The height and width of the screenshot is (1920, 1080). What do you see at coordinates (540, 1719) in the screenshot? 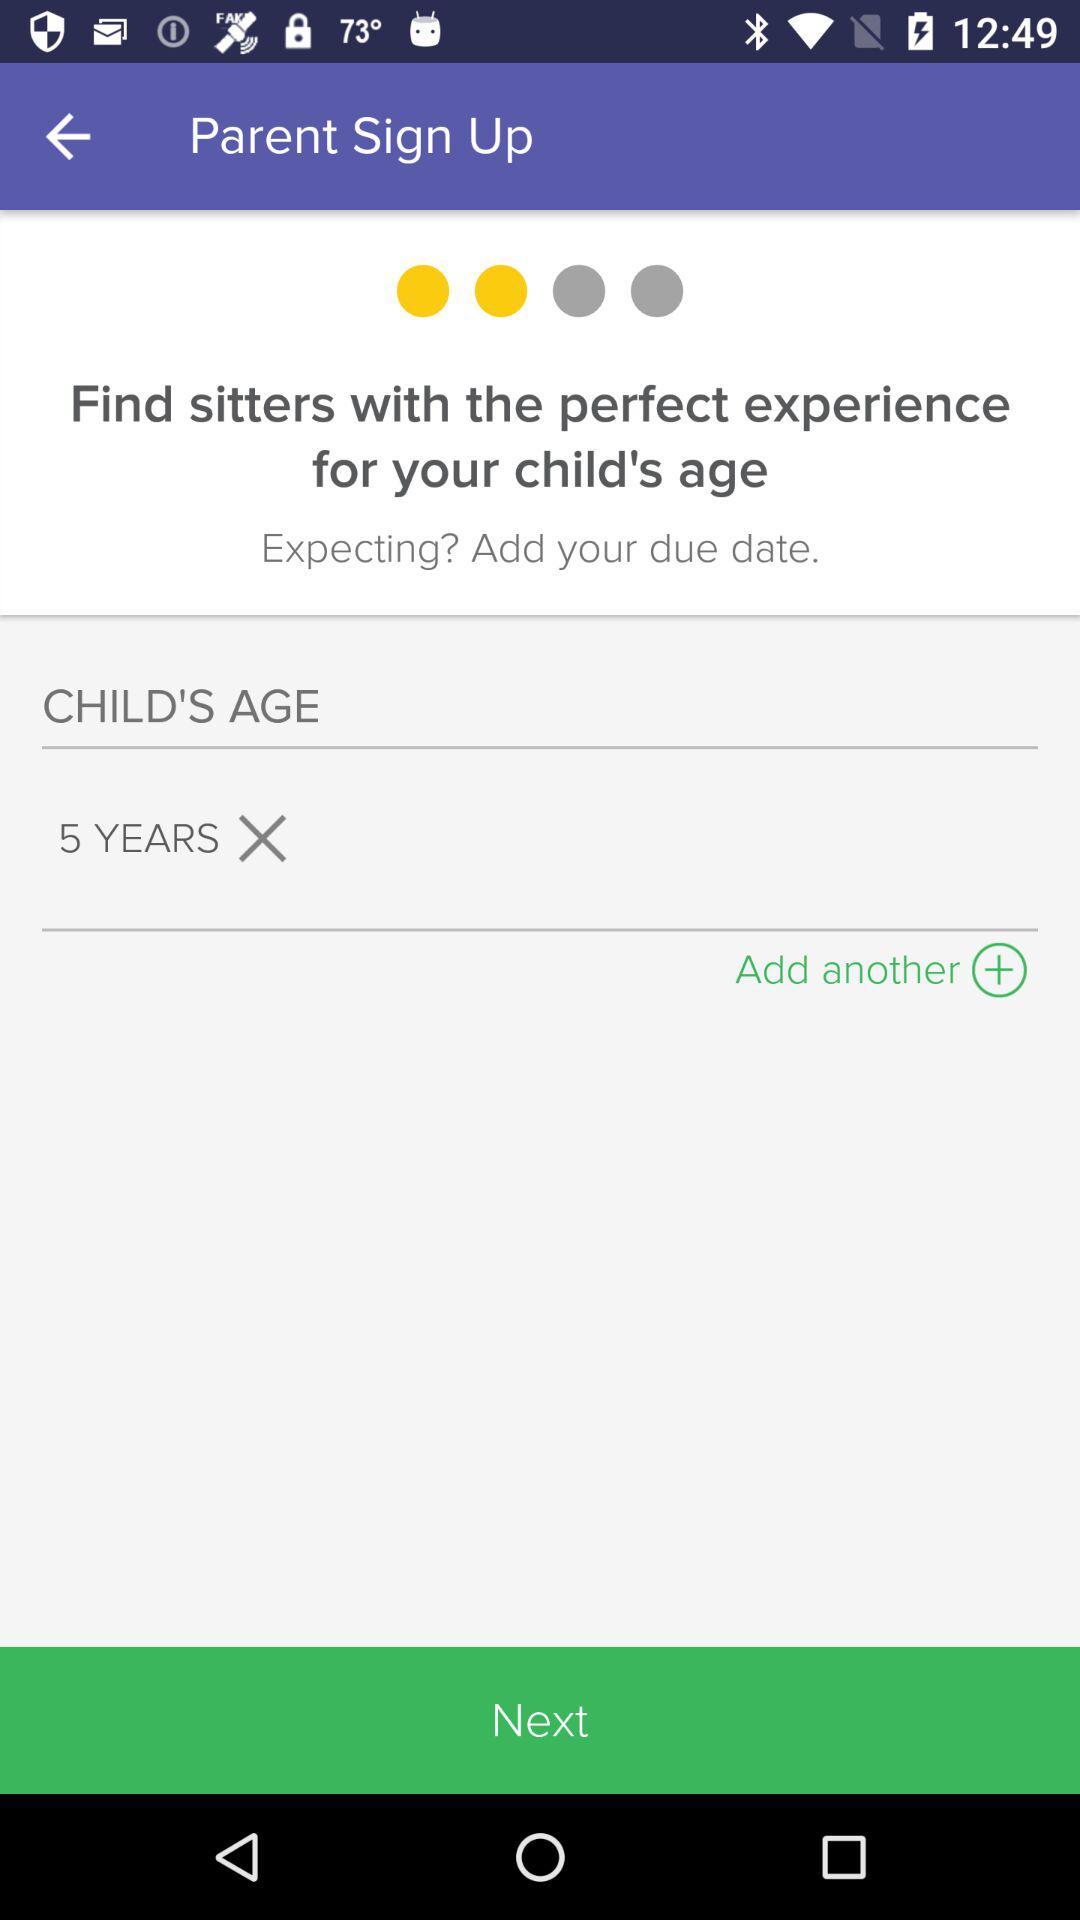
I see `the next` at bounding box center [540, 1719].